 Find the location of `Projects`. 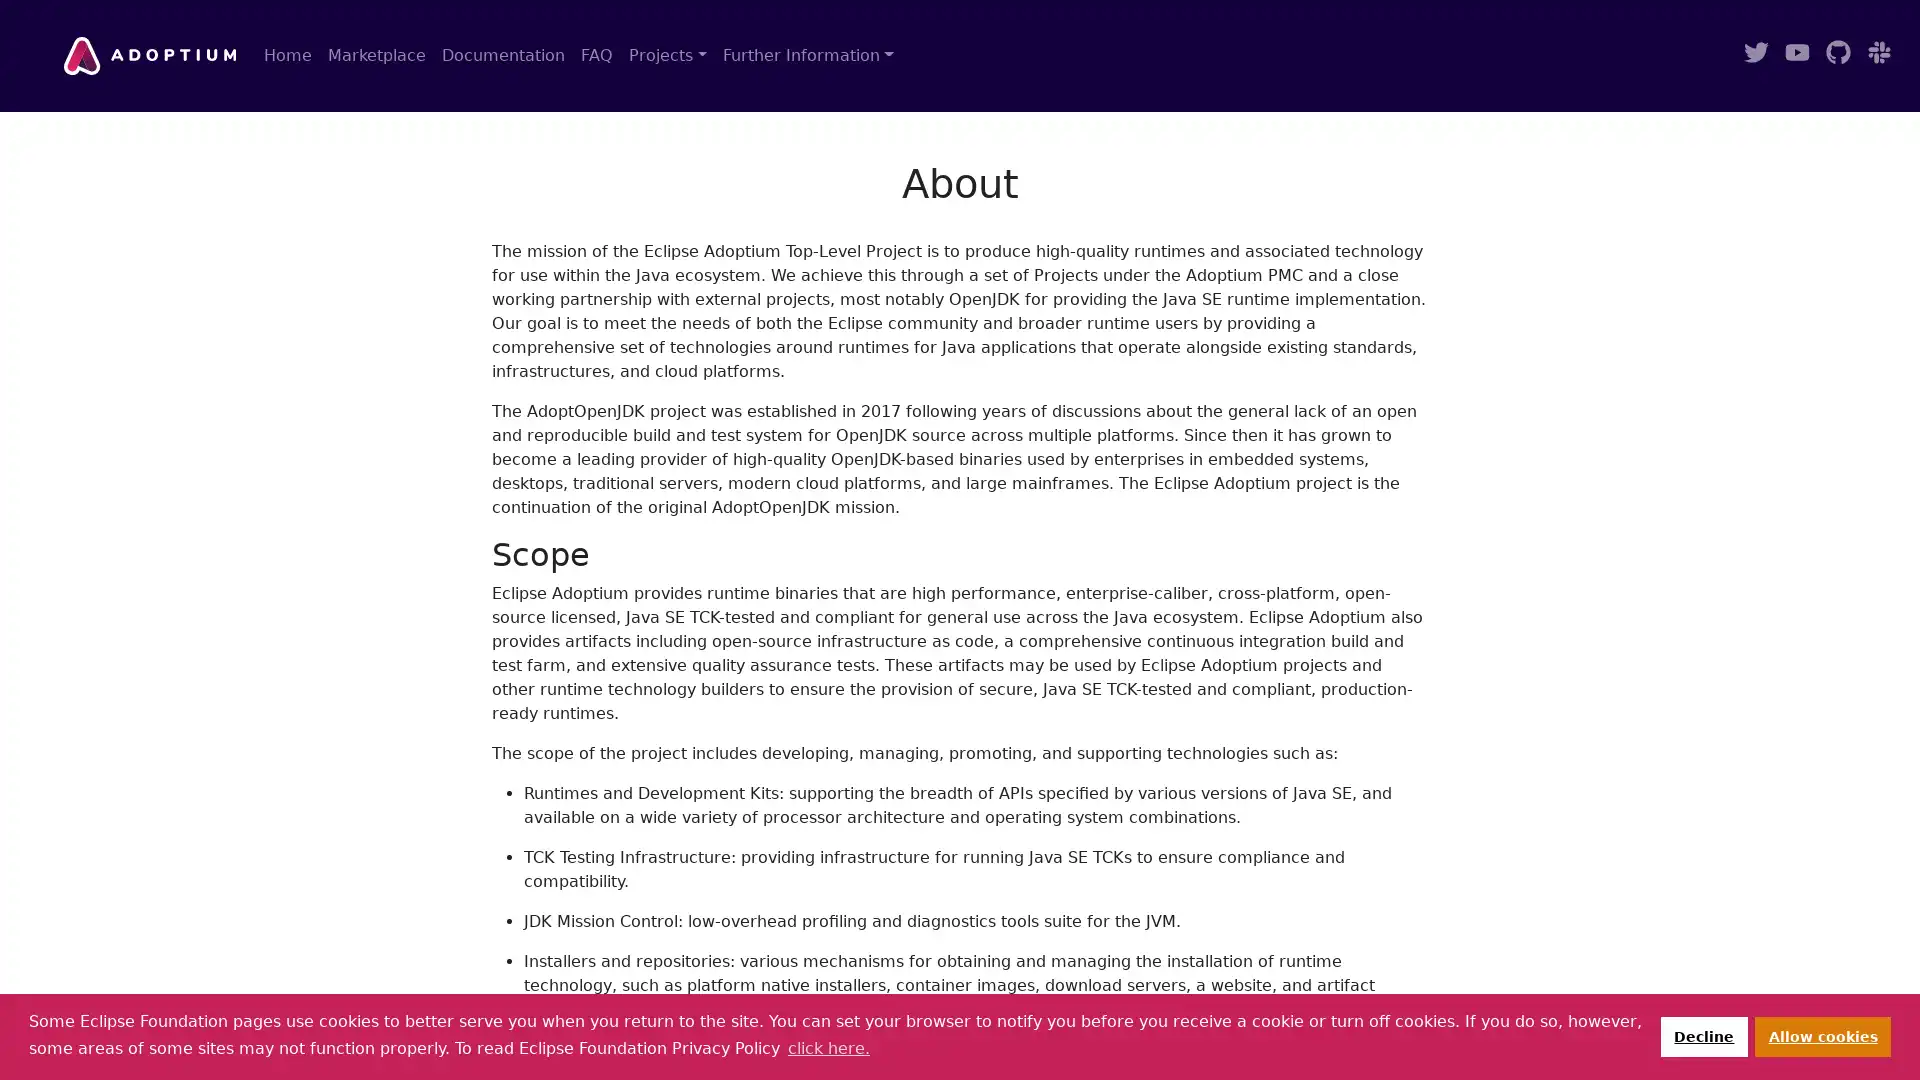

Projects is located at coordinates (667, 55).